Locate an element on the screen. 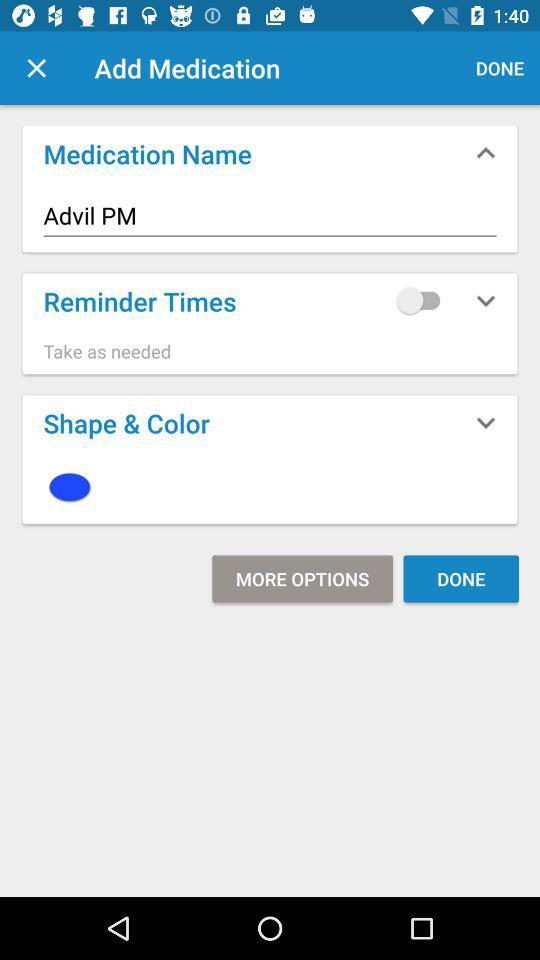 This screenshot has height=960, width=540. more options item is located at coordinates (301, 578).